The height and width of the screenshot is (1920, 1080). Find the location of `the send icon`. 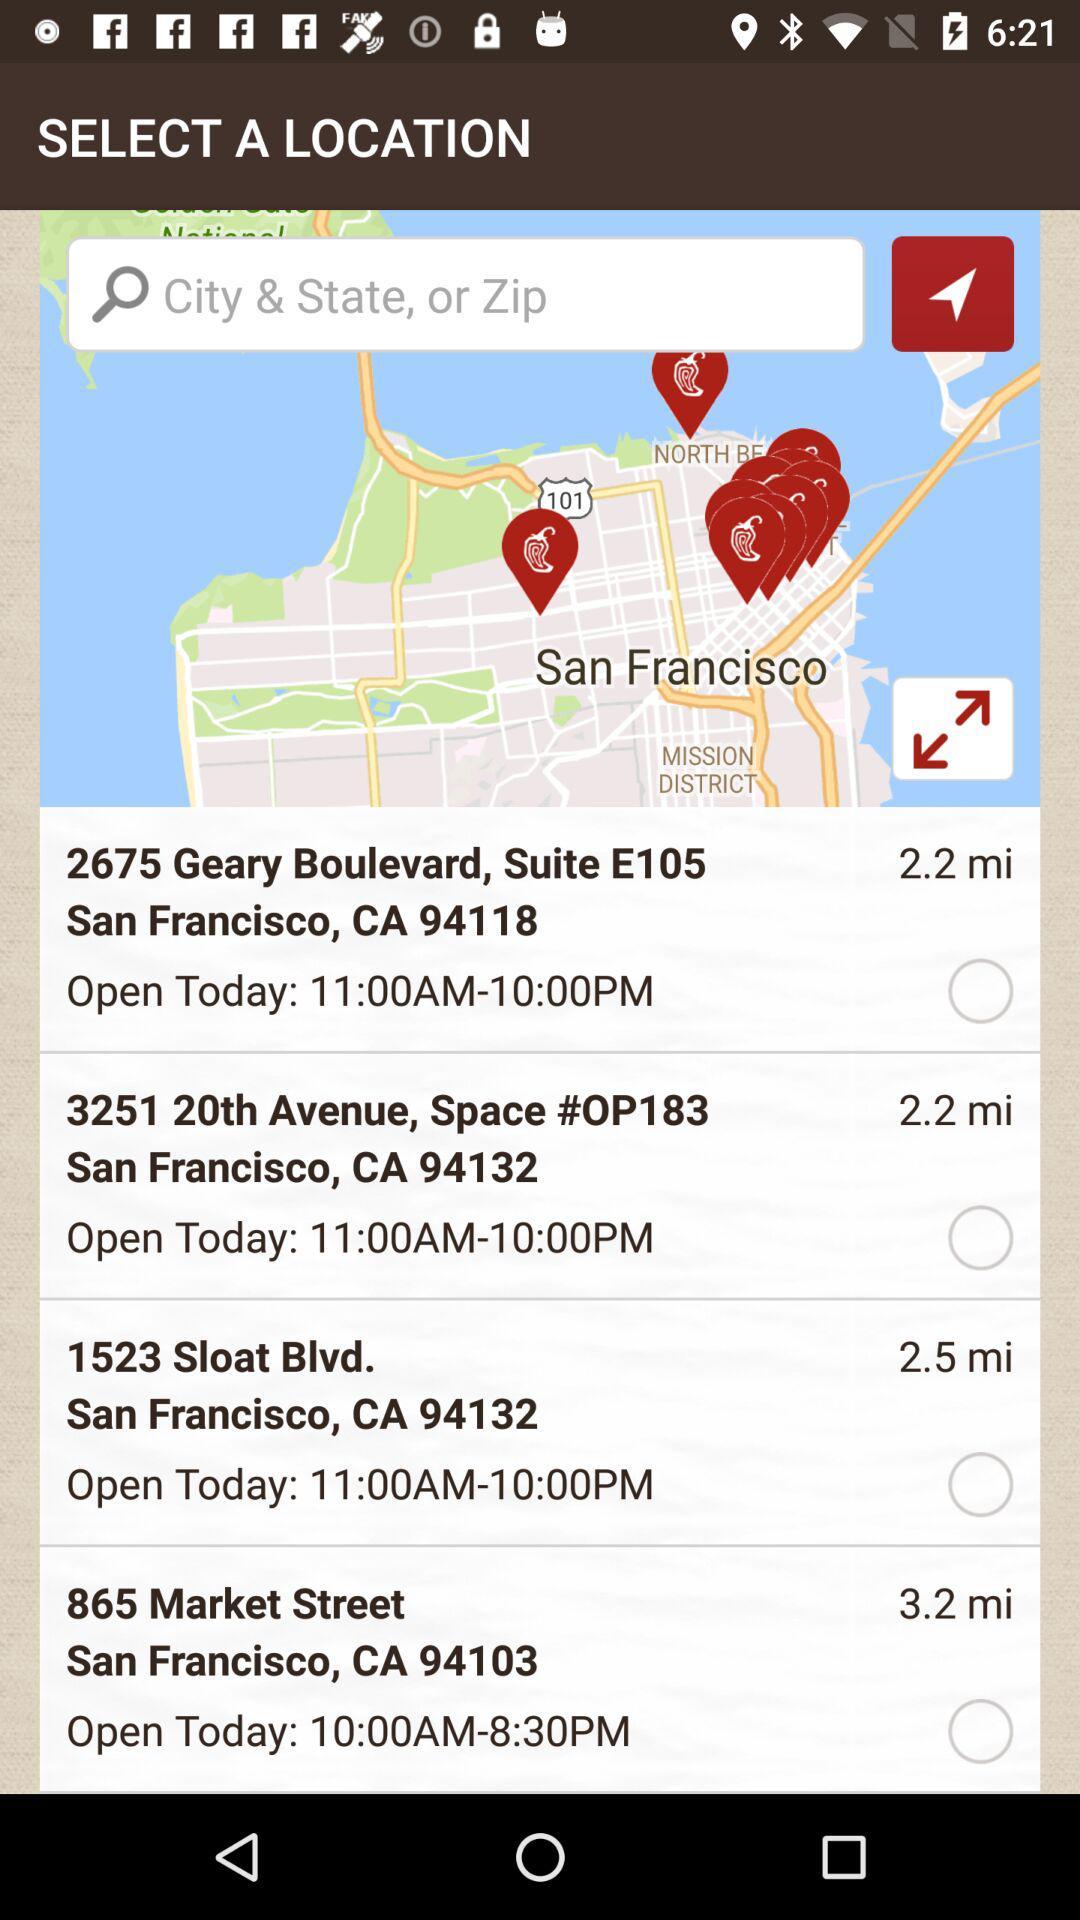

the send icon is located at coordinates (951, 292).